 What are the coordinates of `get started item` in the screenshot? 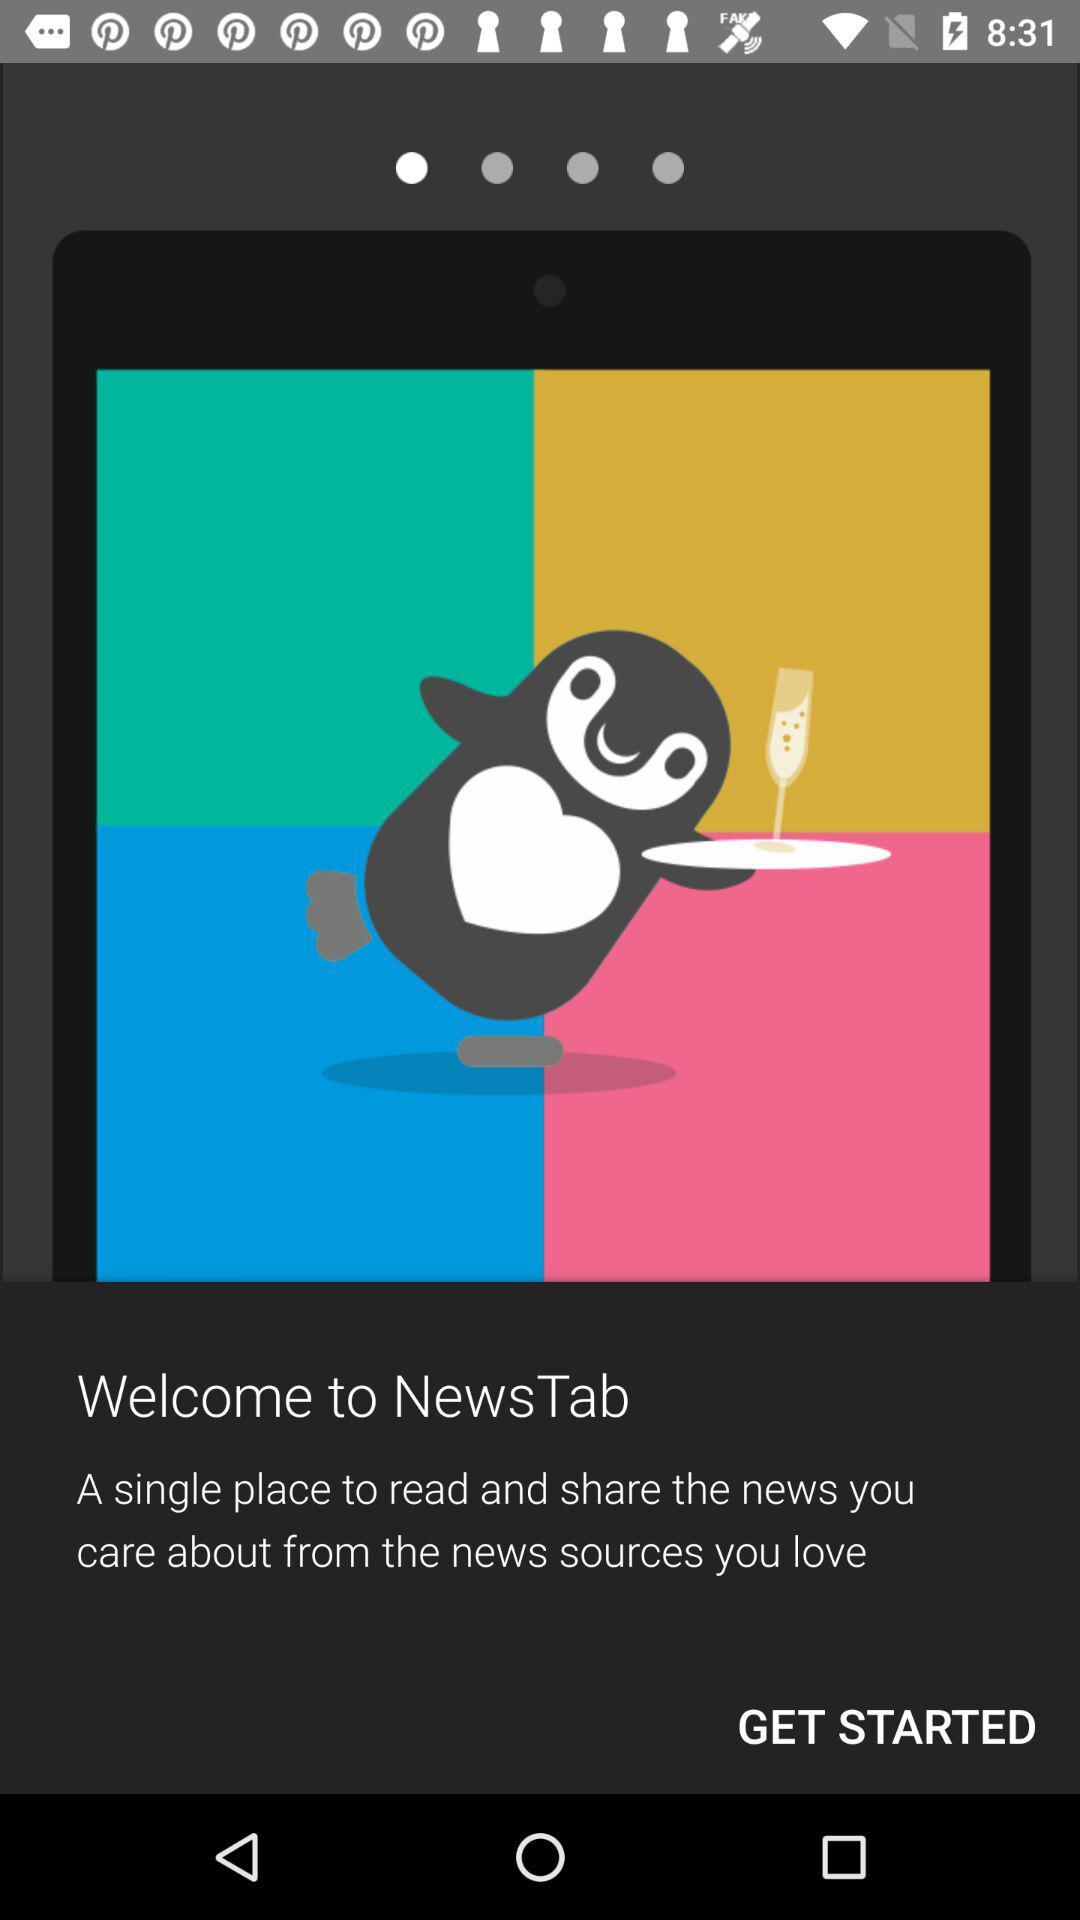 It's located at (886, 1724).